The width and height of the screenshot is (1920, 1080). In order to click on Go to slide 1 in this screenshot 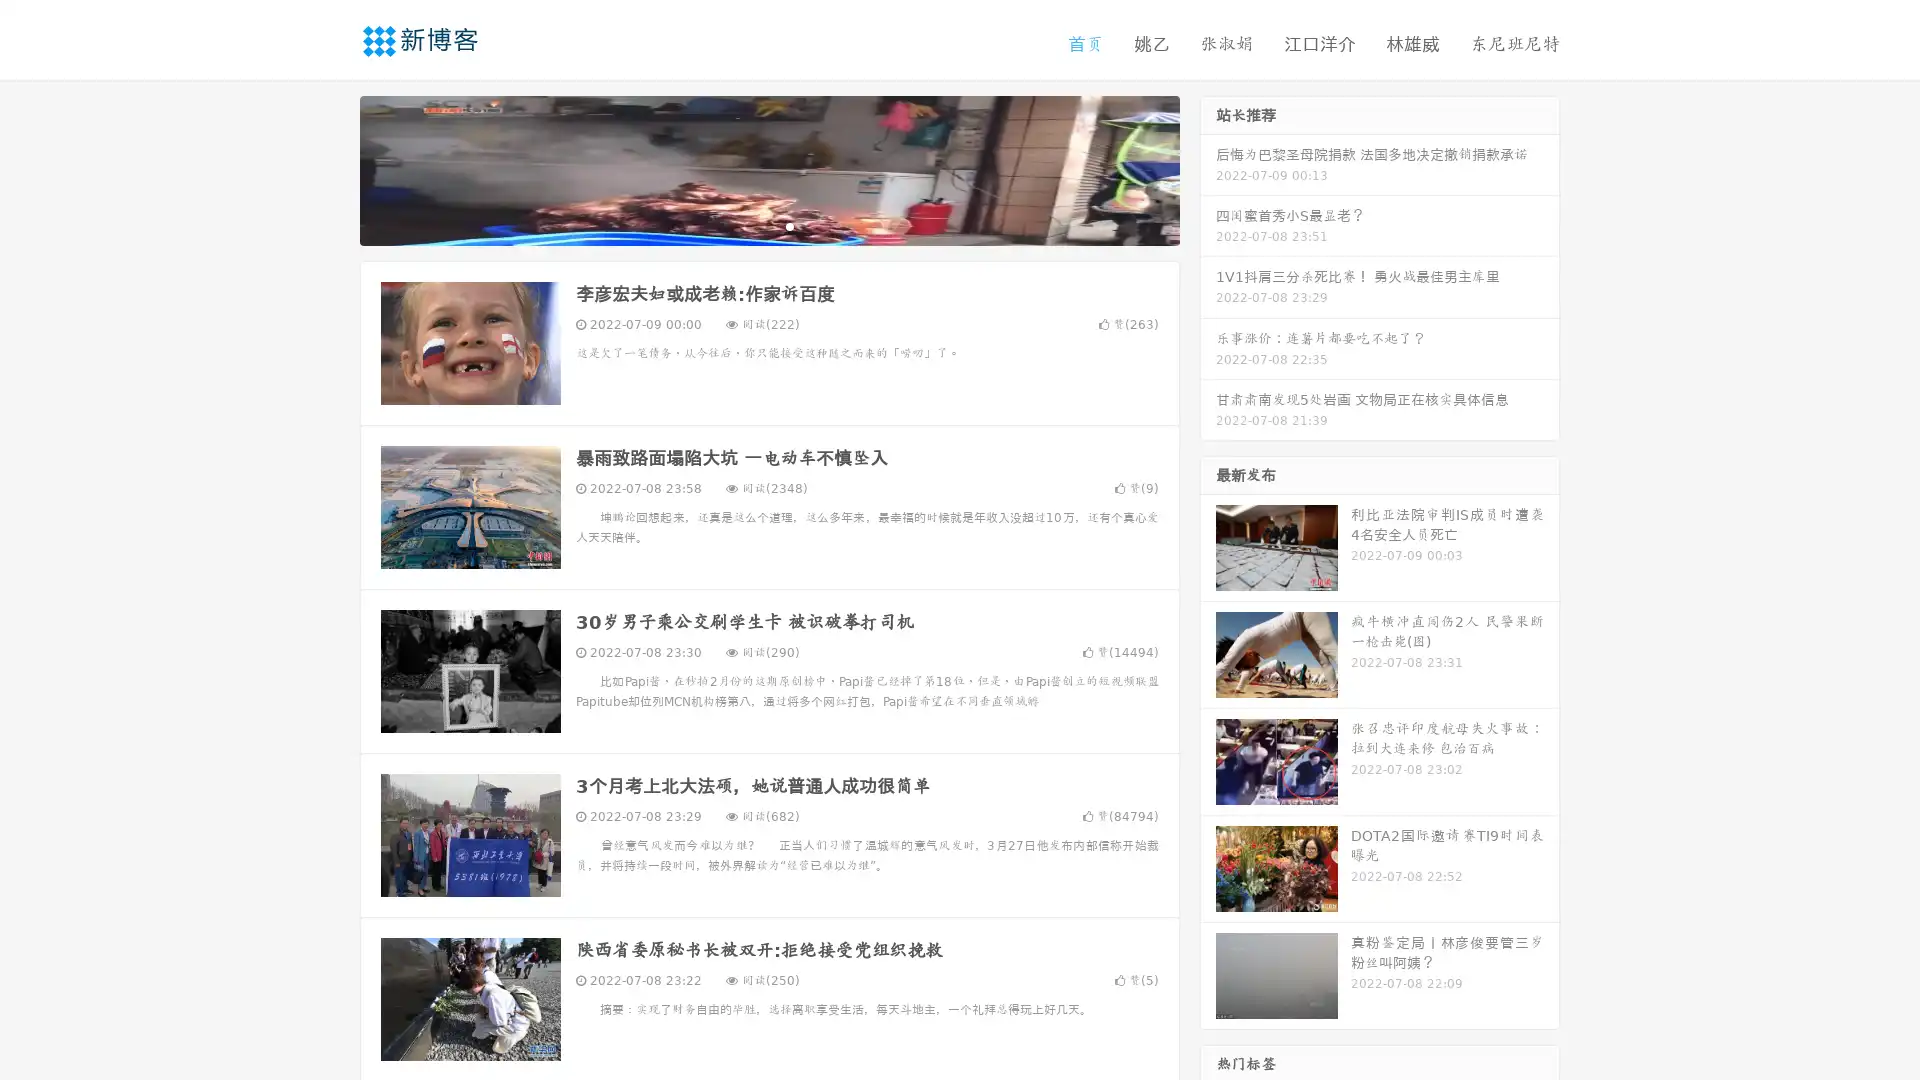, I will do `click(748, 225)`.